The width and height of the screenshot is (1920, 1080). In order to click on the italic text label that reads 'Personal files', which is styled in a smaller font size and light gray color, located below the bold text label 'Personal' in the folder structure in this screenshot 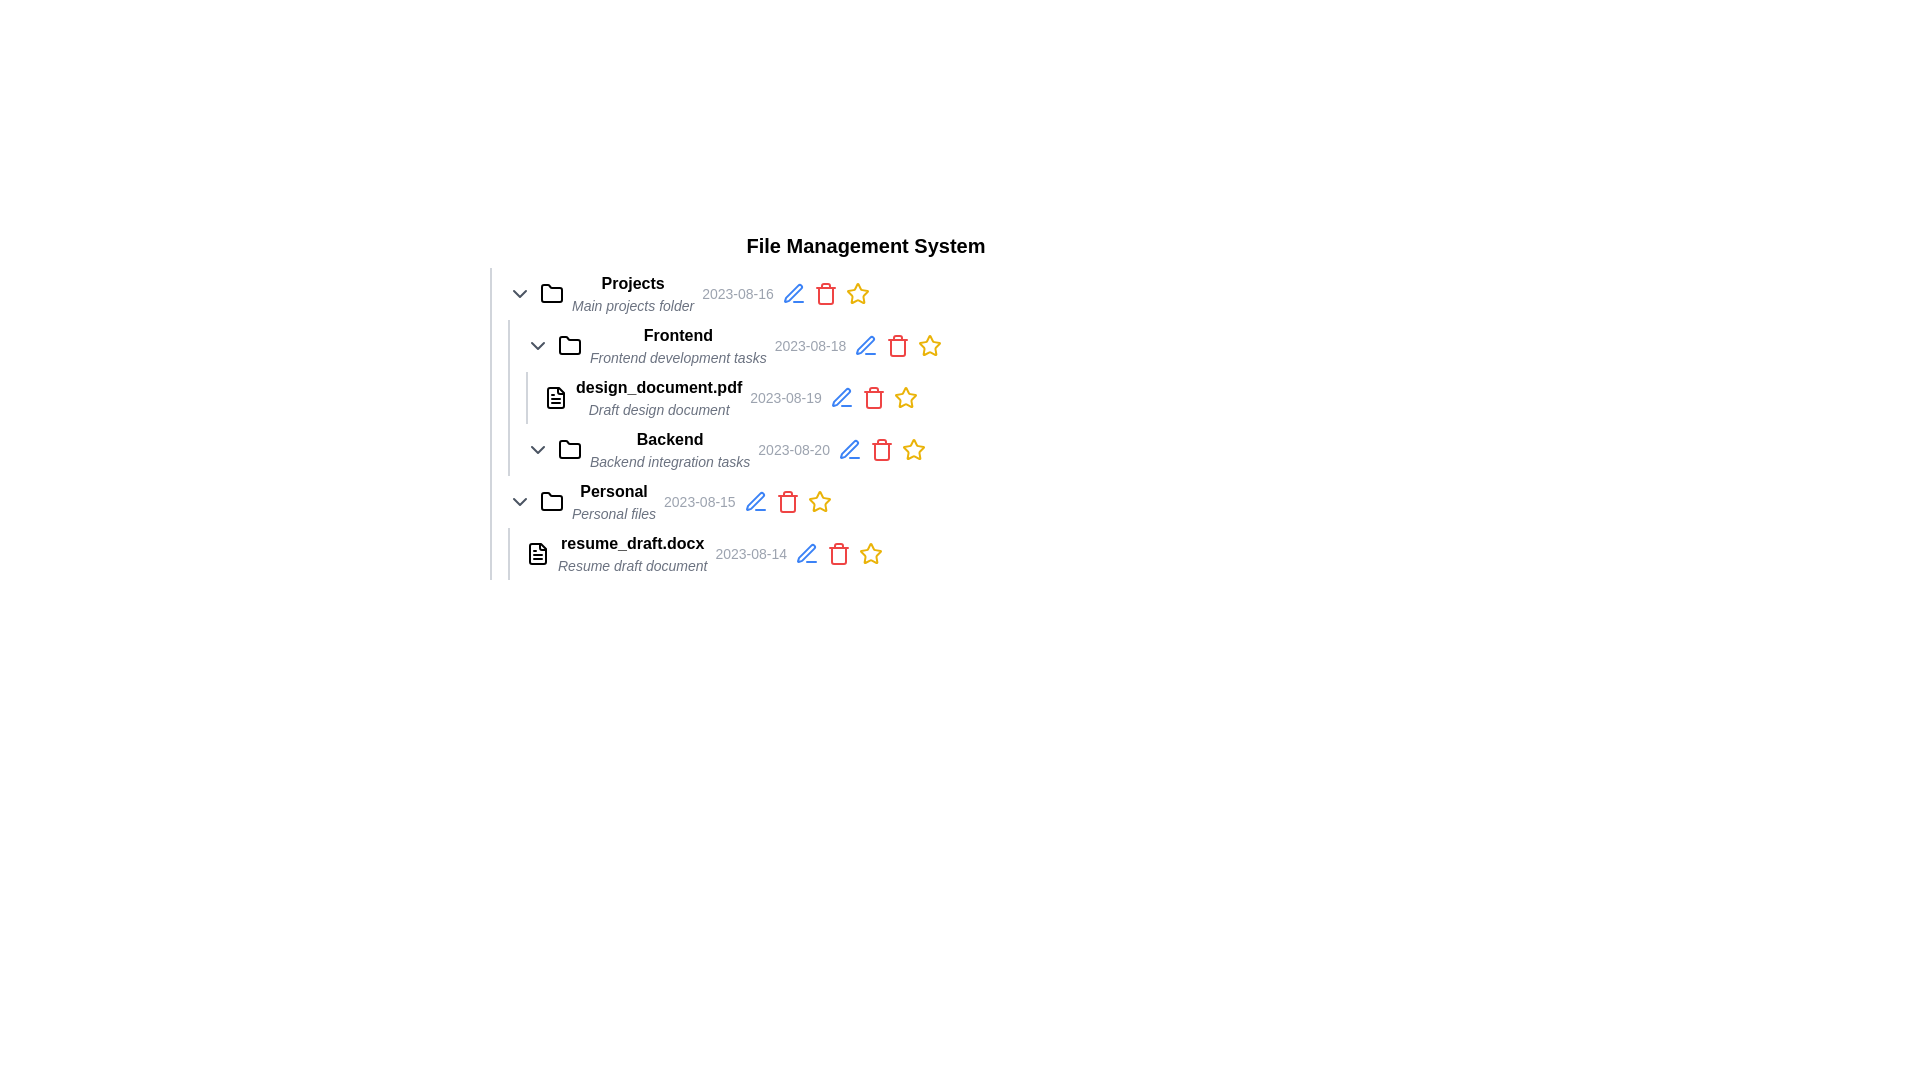, I will do `click(613, 512)`.